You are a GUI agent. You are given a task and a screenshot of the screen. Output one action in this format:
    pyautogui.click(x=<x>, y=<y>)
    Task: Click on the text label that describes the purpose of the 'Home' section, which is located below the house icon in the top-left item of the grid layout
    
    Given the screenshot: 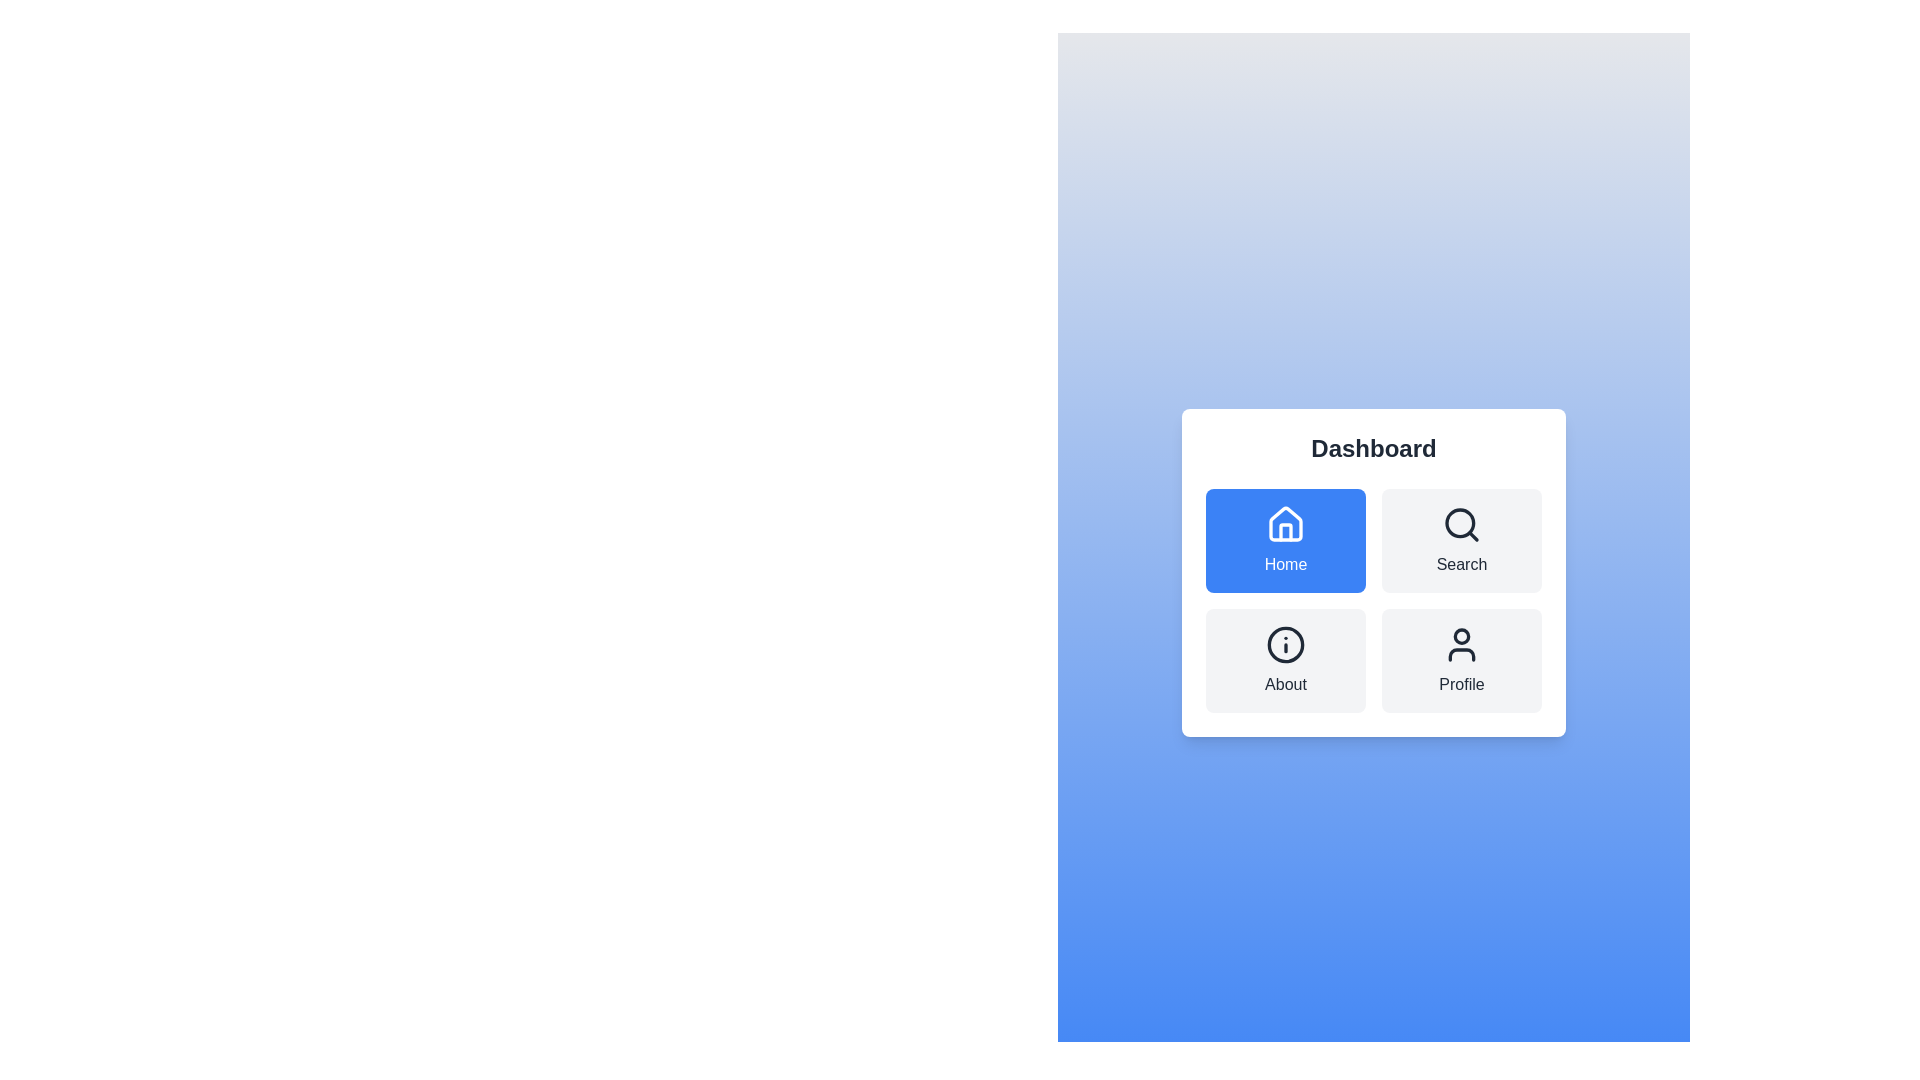 What is the action you would take?
    pyautogui.click(x=1286, y=564)
    